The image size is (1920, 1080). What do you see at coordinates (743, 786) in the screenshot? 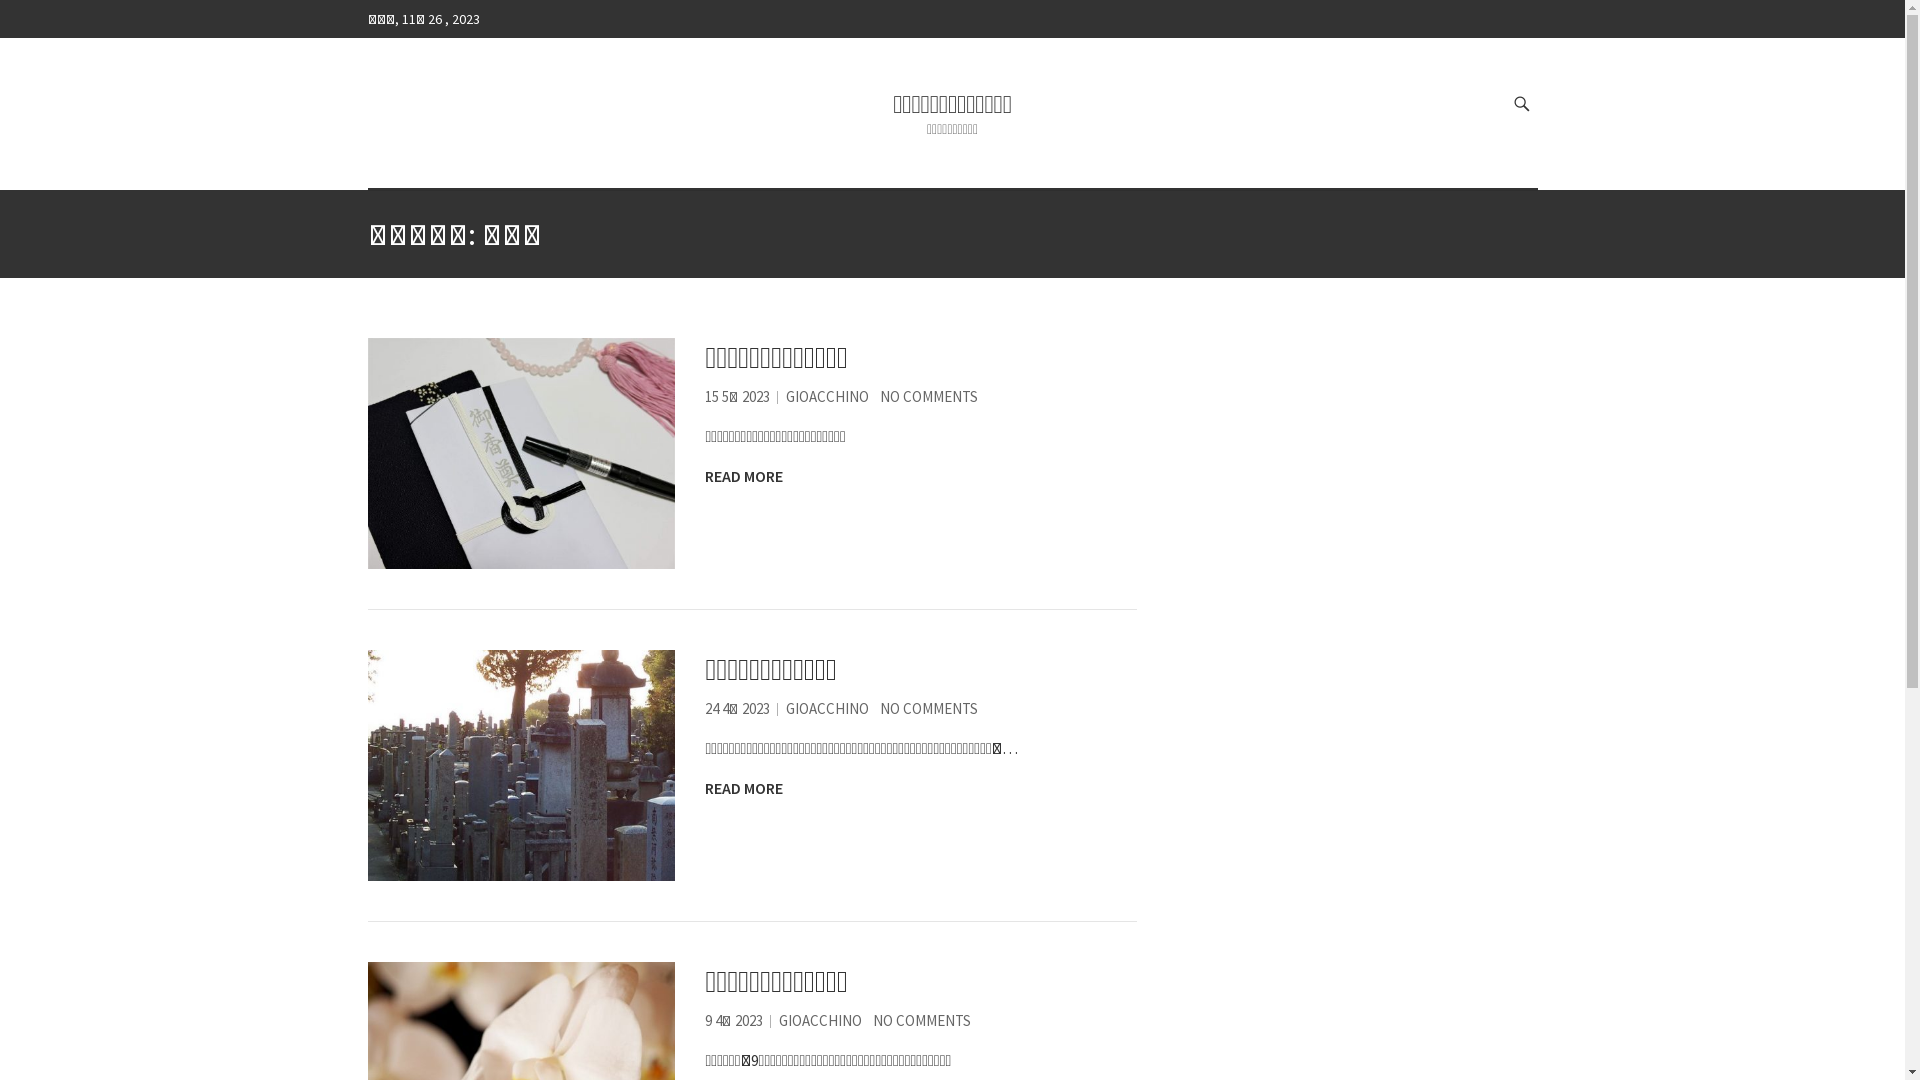
I see `'READ MORE'` at bounding box center [743, 786].